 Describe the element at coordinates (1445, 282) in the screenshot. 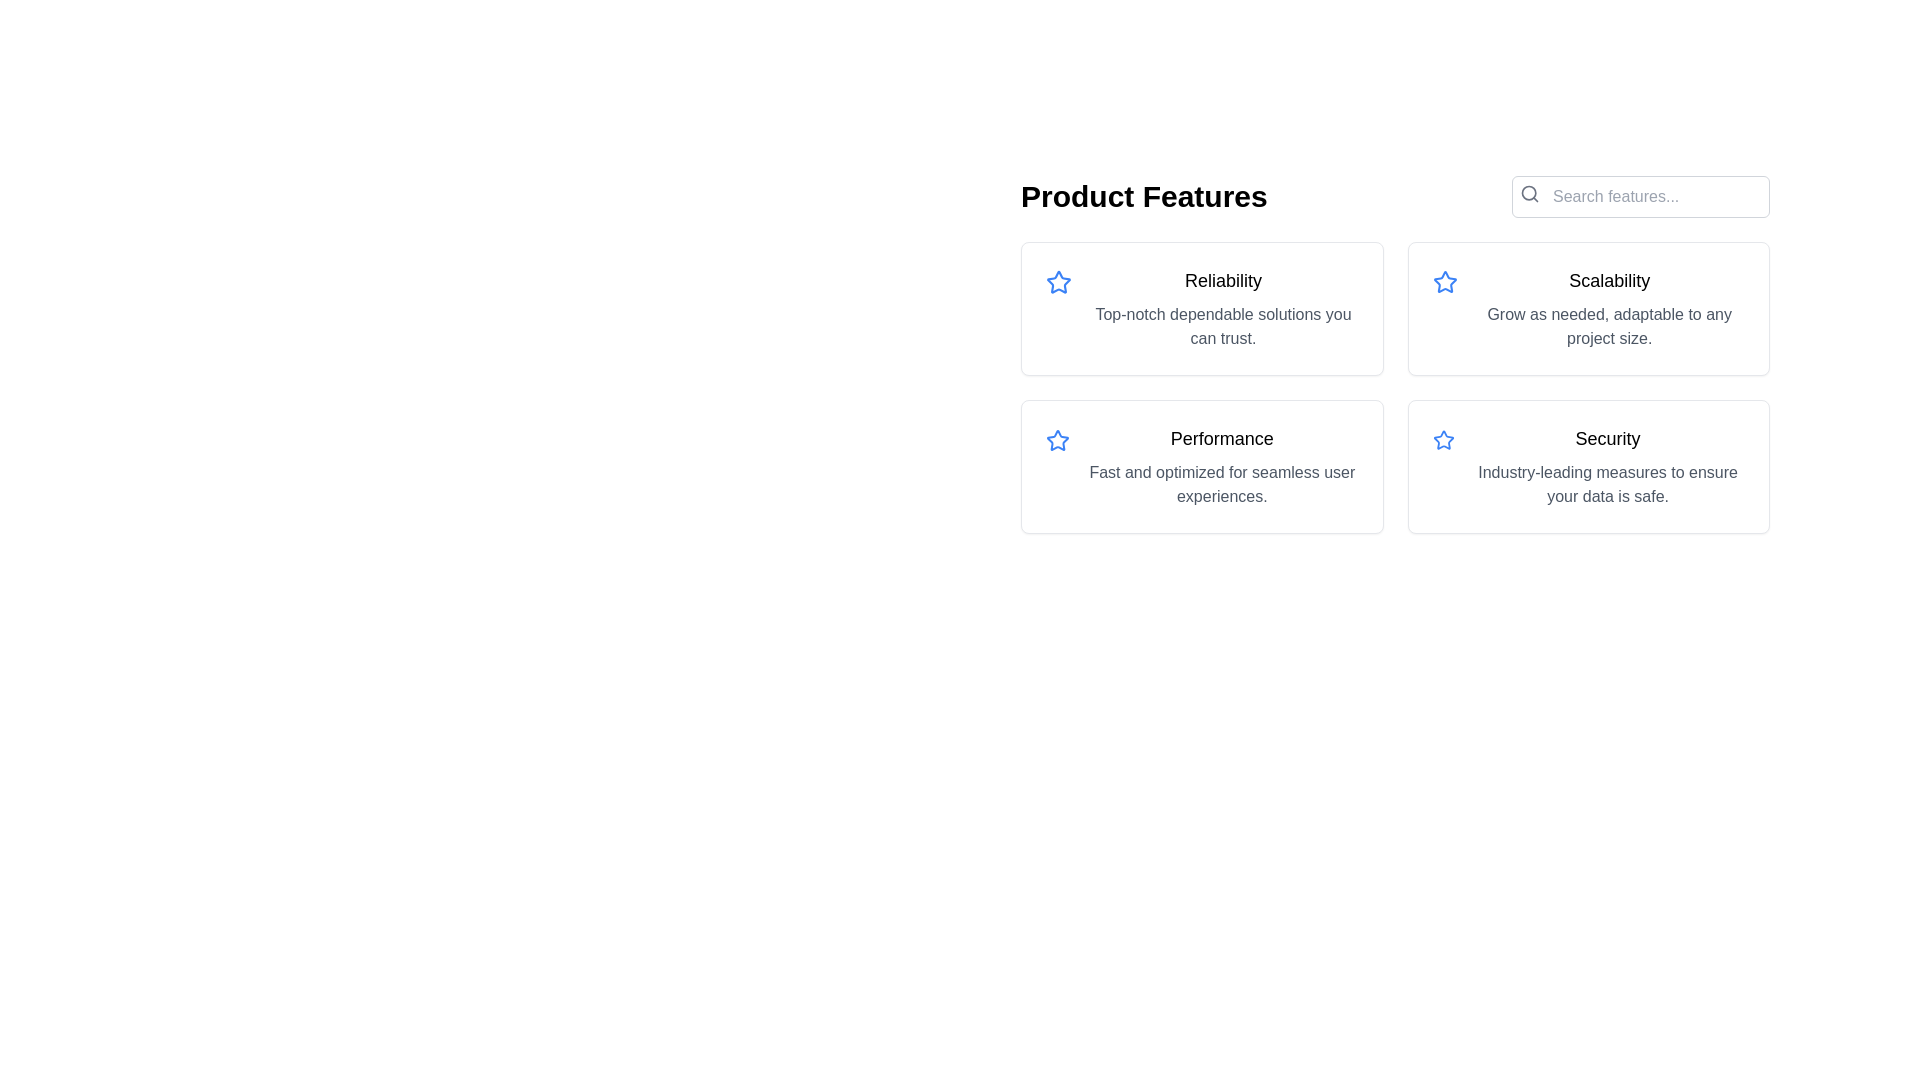

I see `the blue star-shaped icon associated with the 'Scalability' title` at that location.